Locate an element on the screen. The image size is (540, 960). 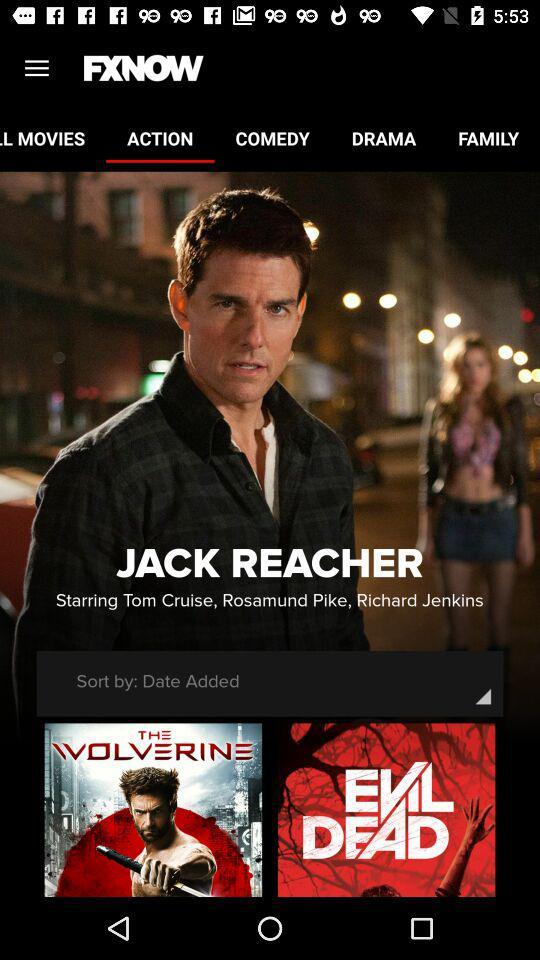
item to the left of the action icon is located at coordinates (53, 137).